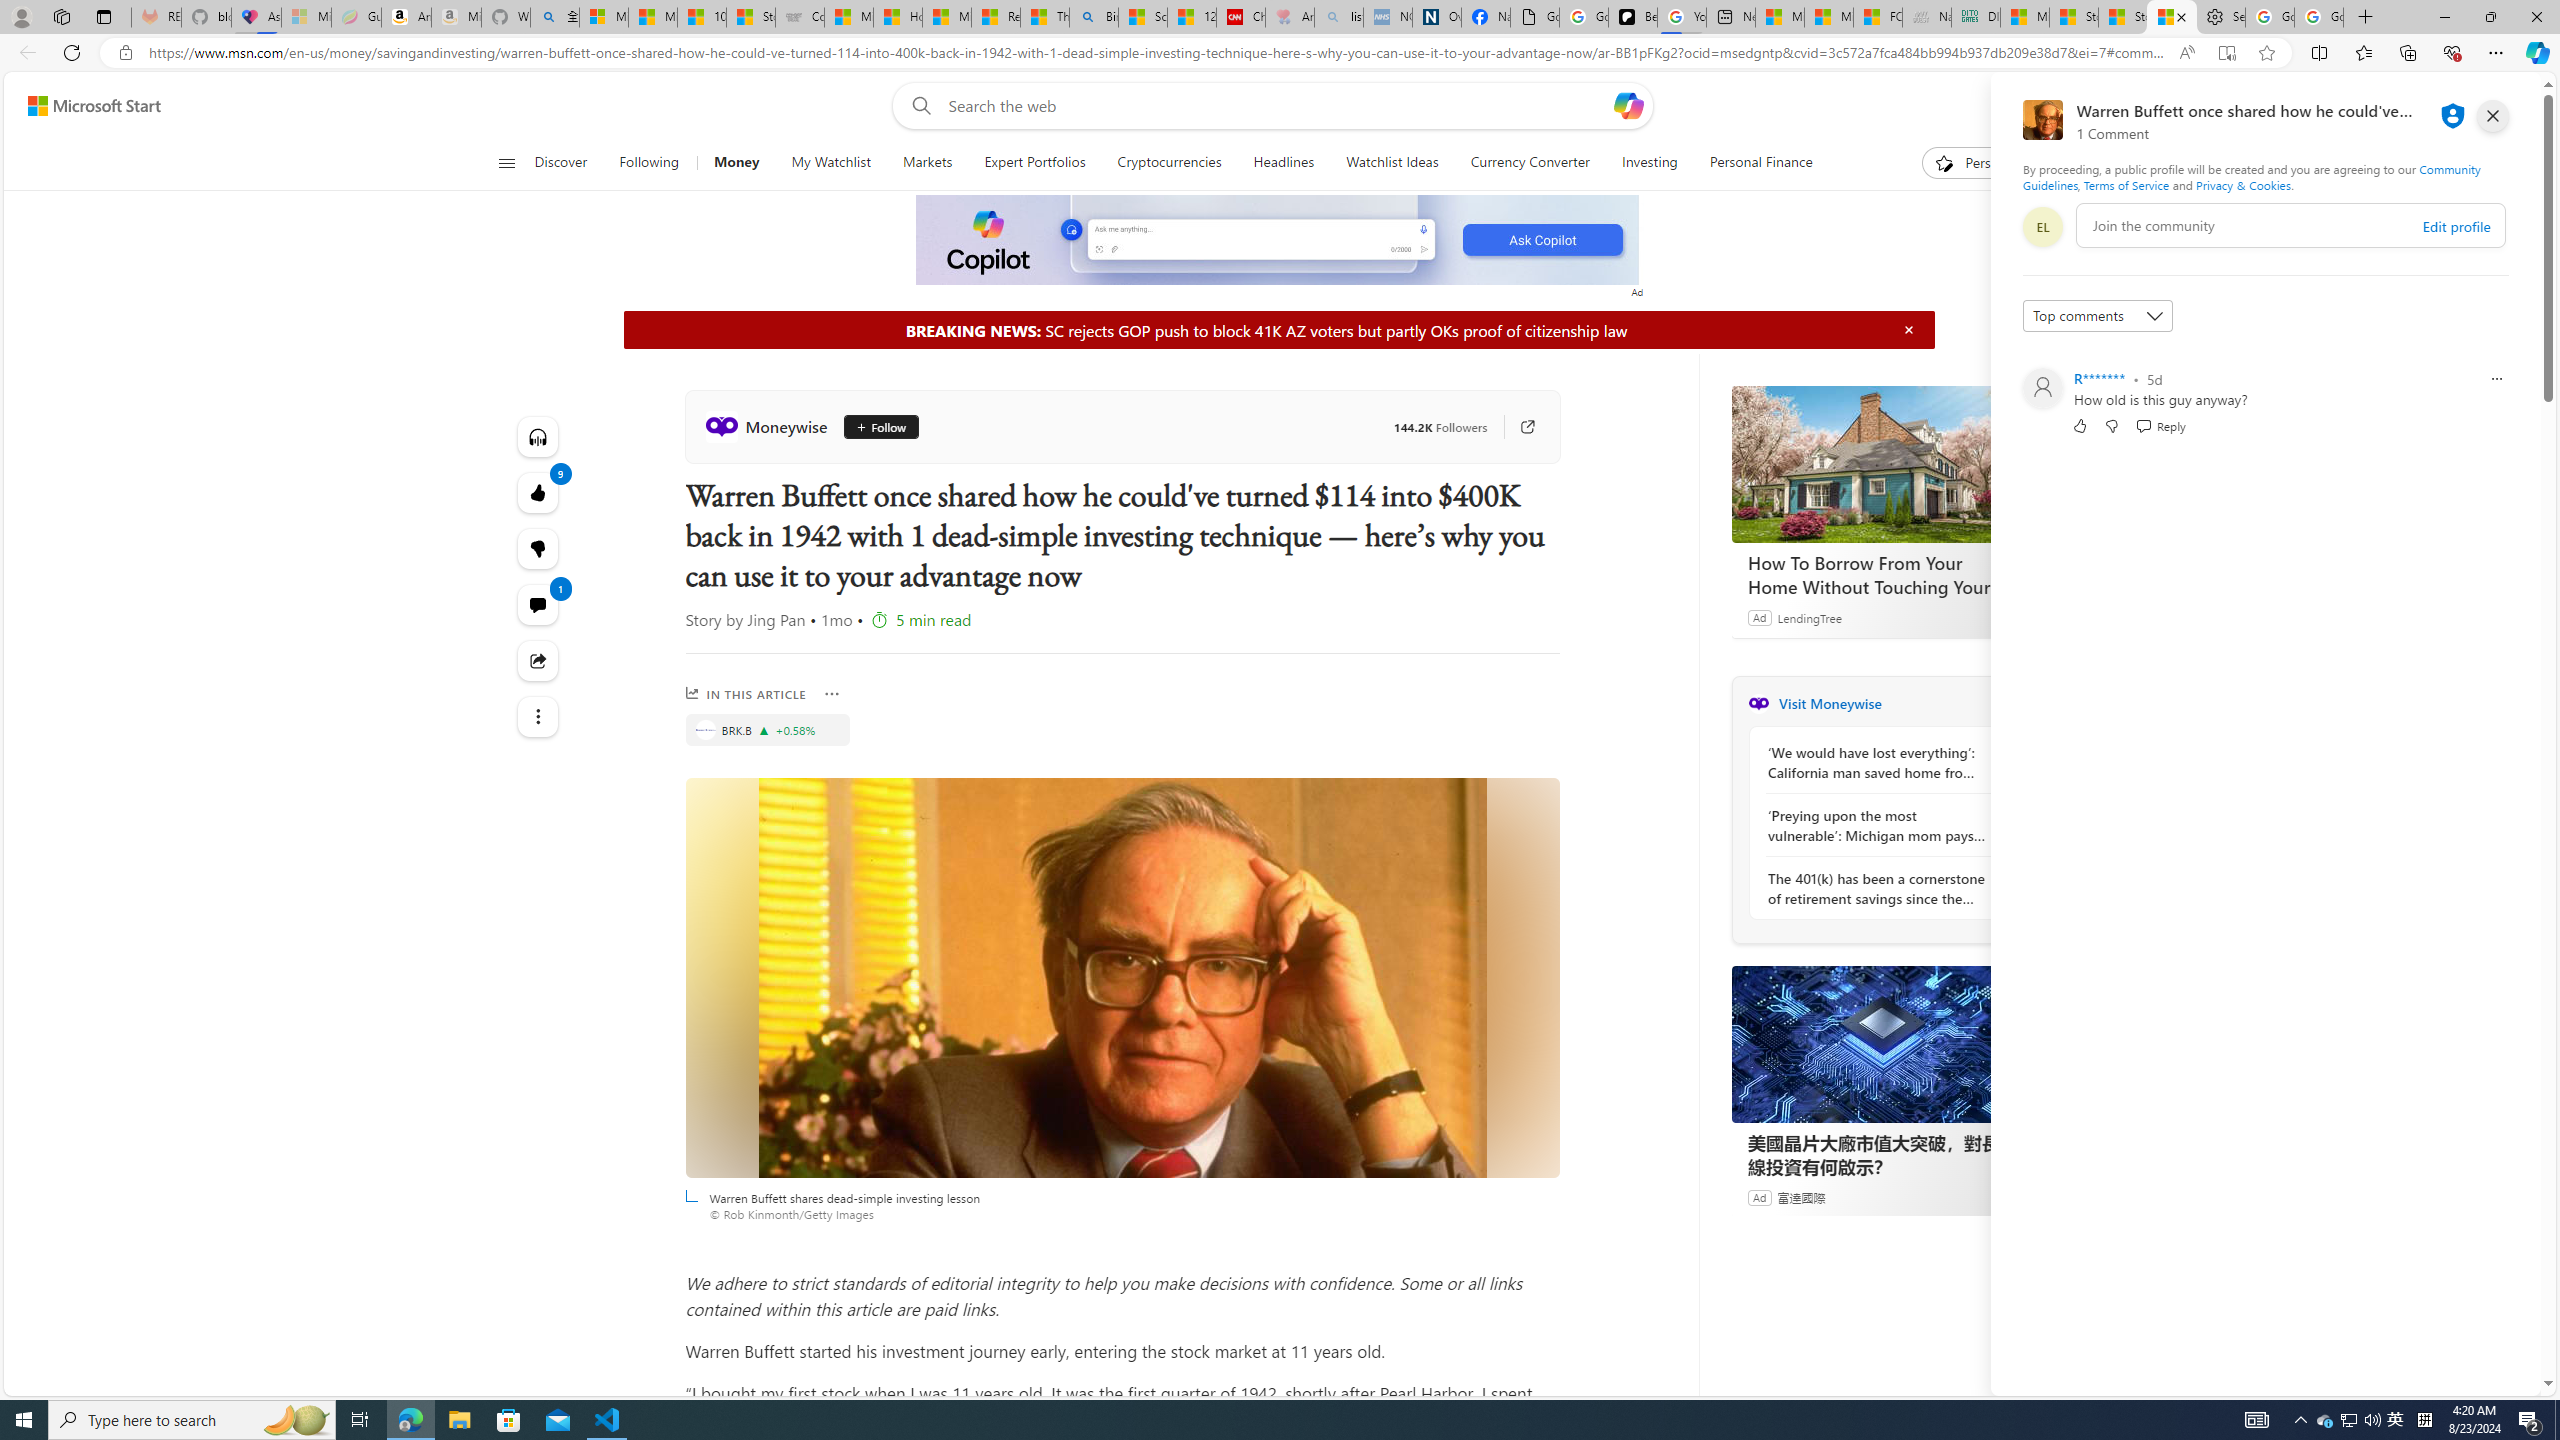 Image resolution: width=2560 pixels, height=1440 pixels. I want to click on 'Price increase', so click(763, 728).